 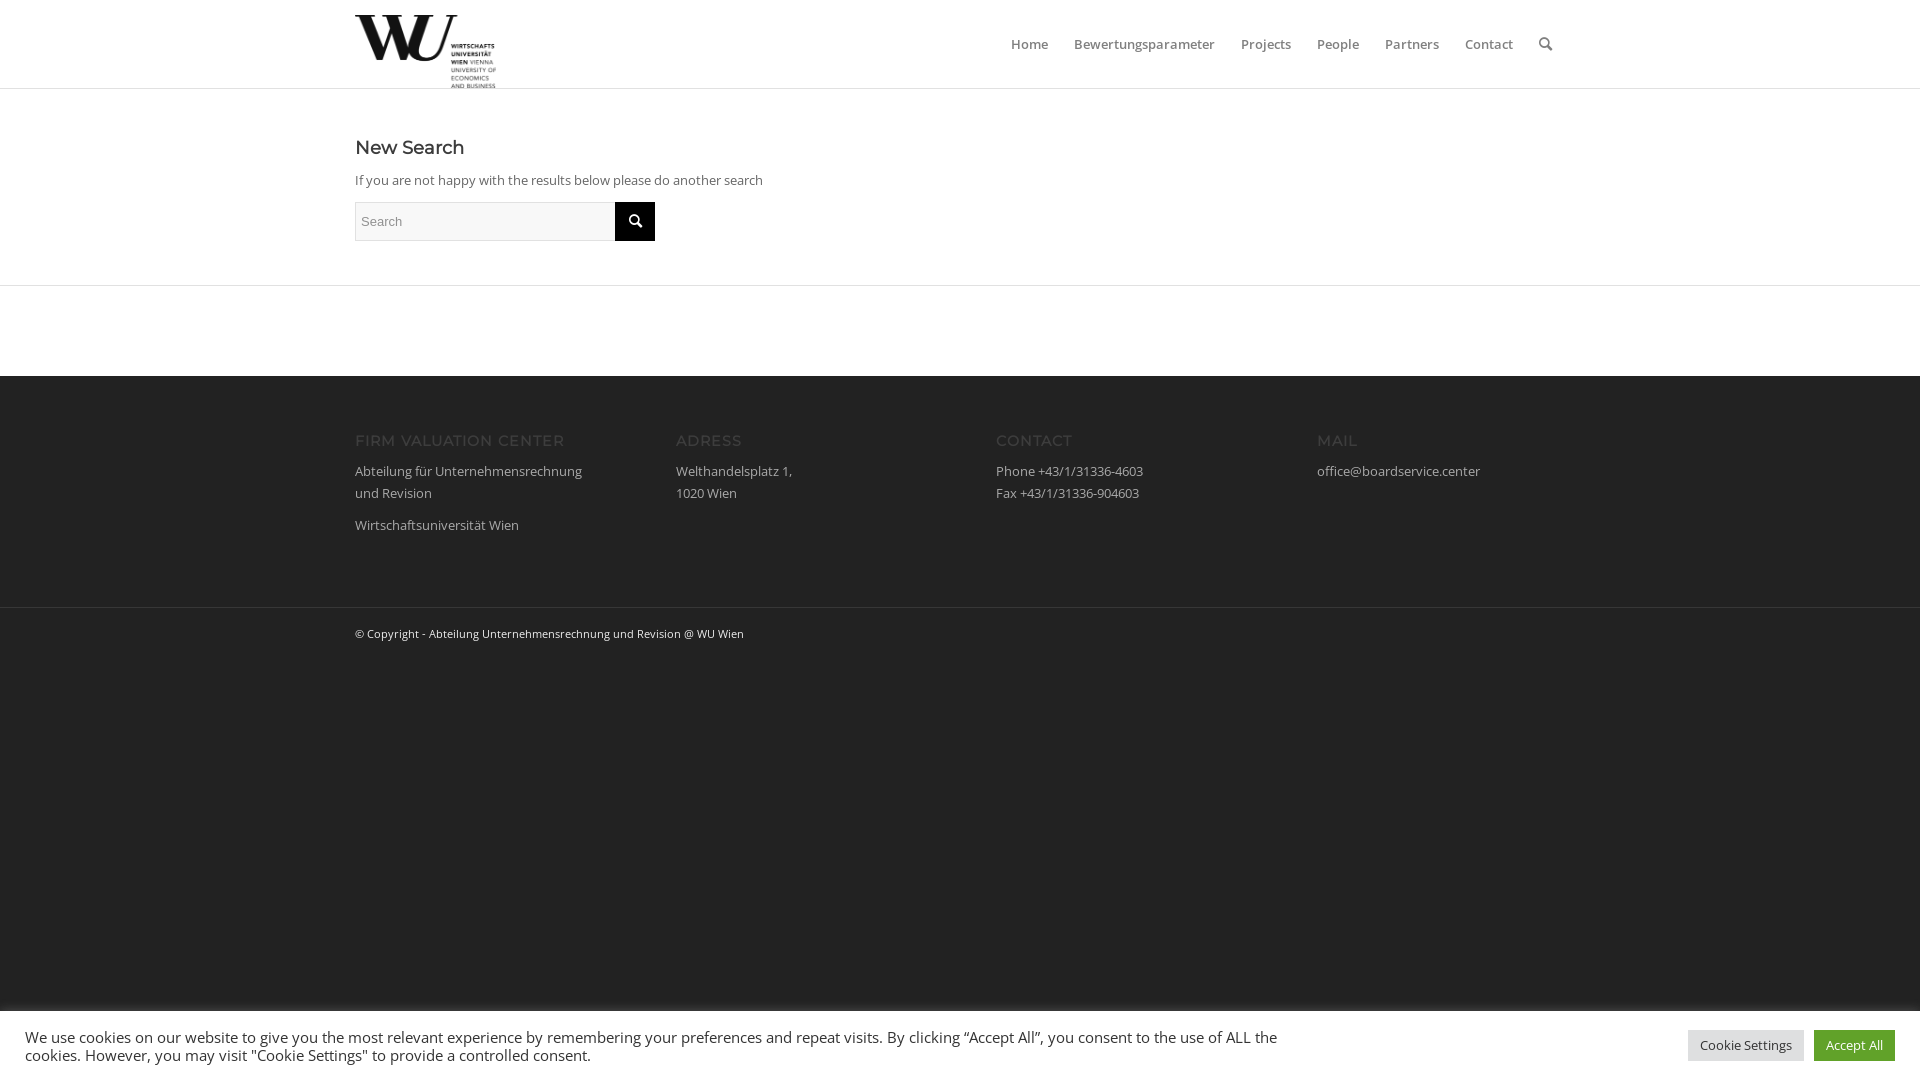 What do you see at coordinates (1265, 43) in the screenshot?
I see `'Projects'` at bounding box center [1265, 43].